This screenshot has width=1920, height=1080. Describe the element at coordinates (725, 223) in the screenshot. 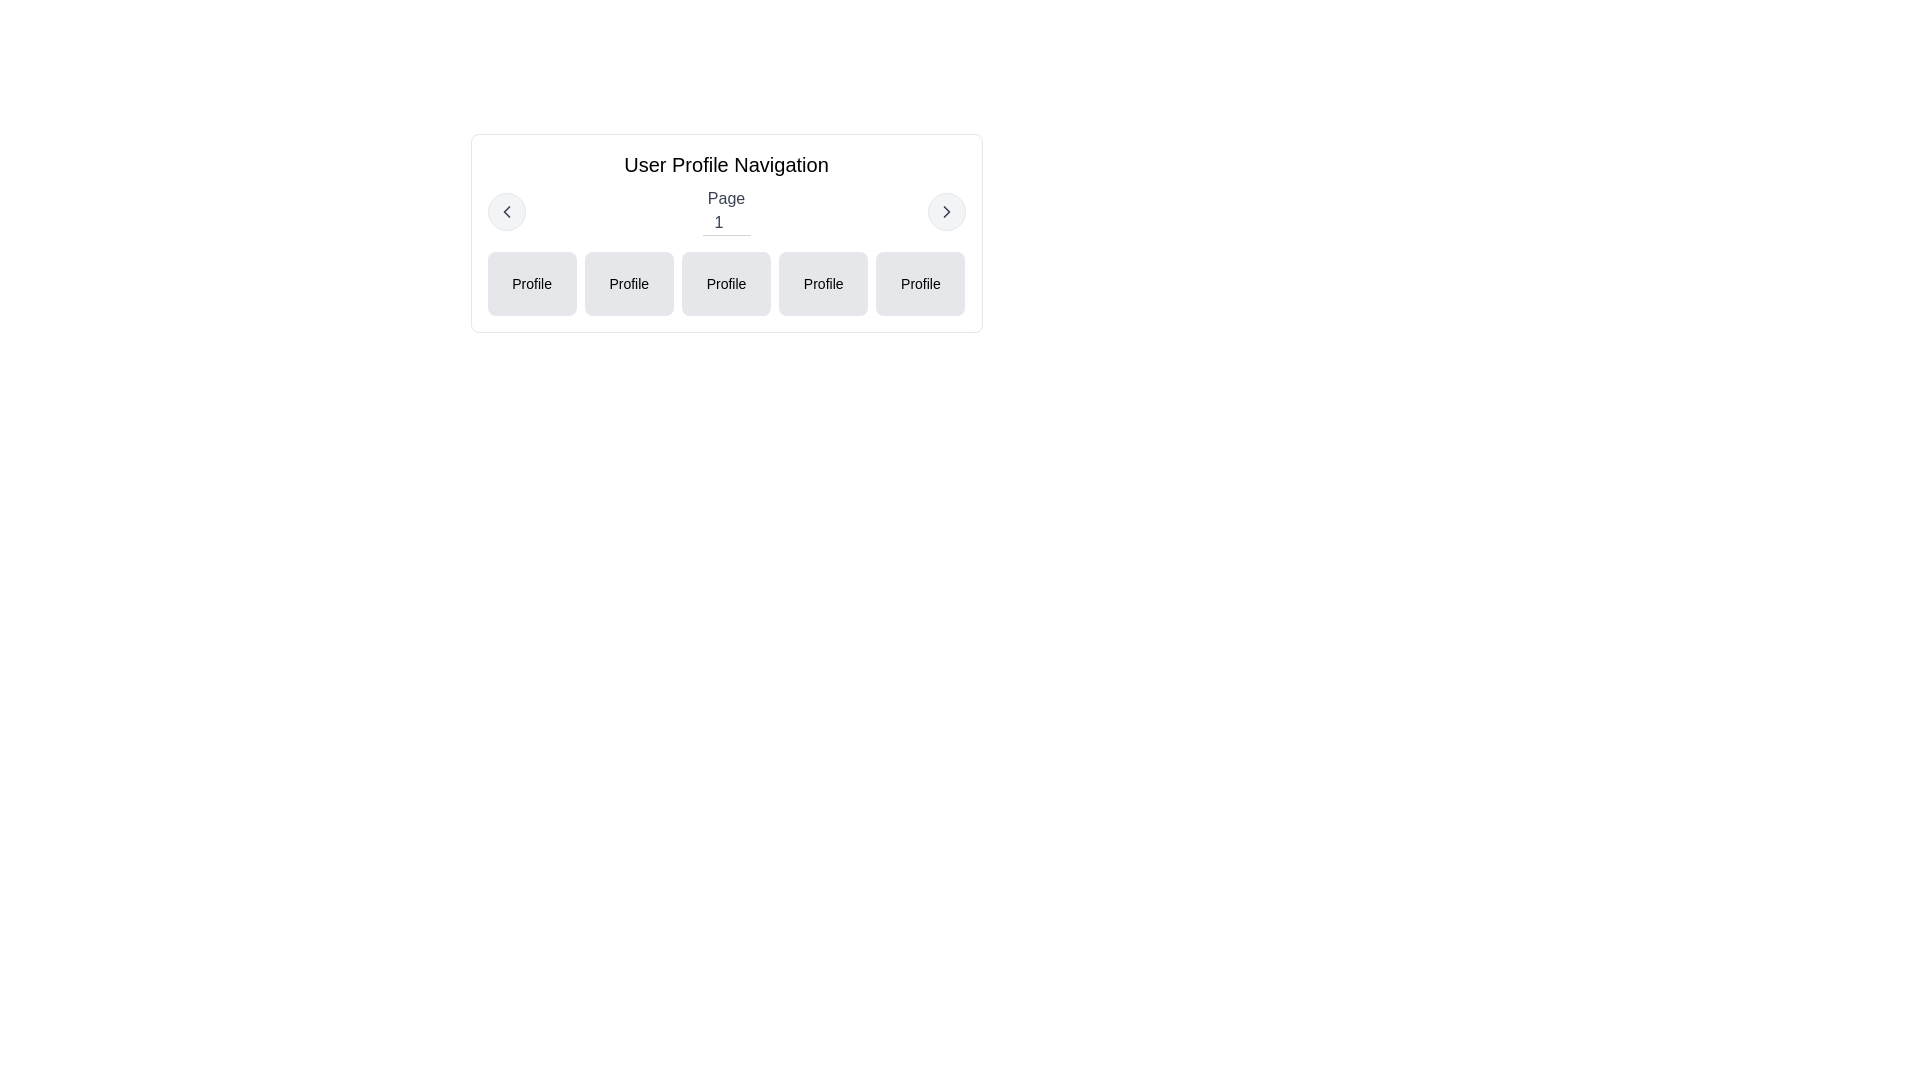

I see `the page number` at that location.